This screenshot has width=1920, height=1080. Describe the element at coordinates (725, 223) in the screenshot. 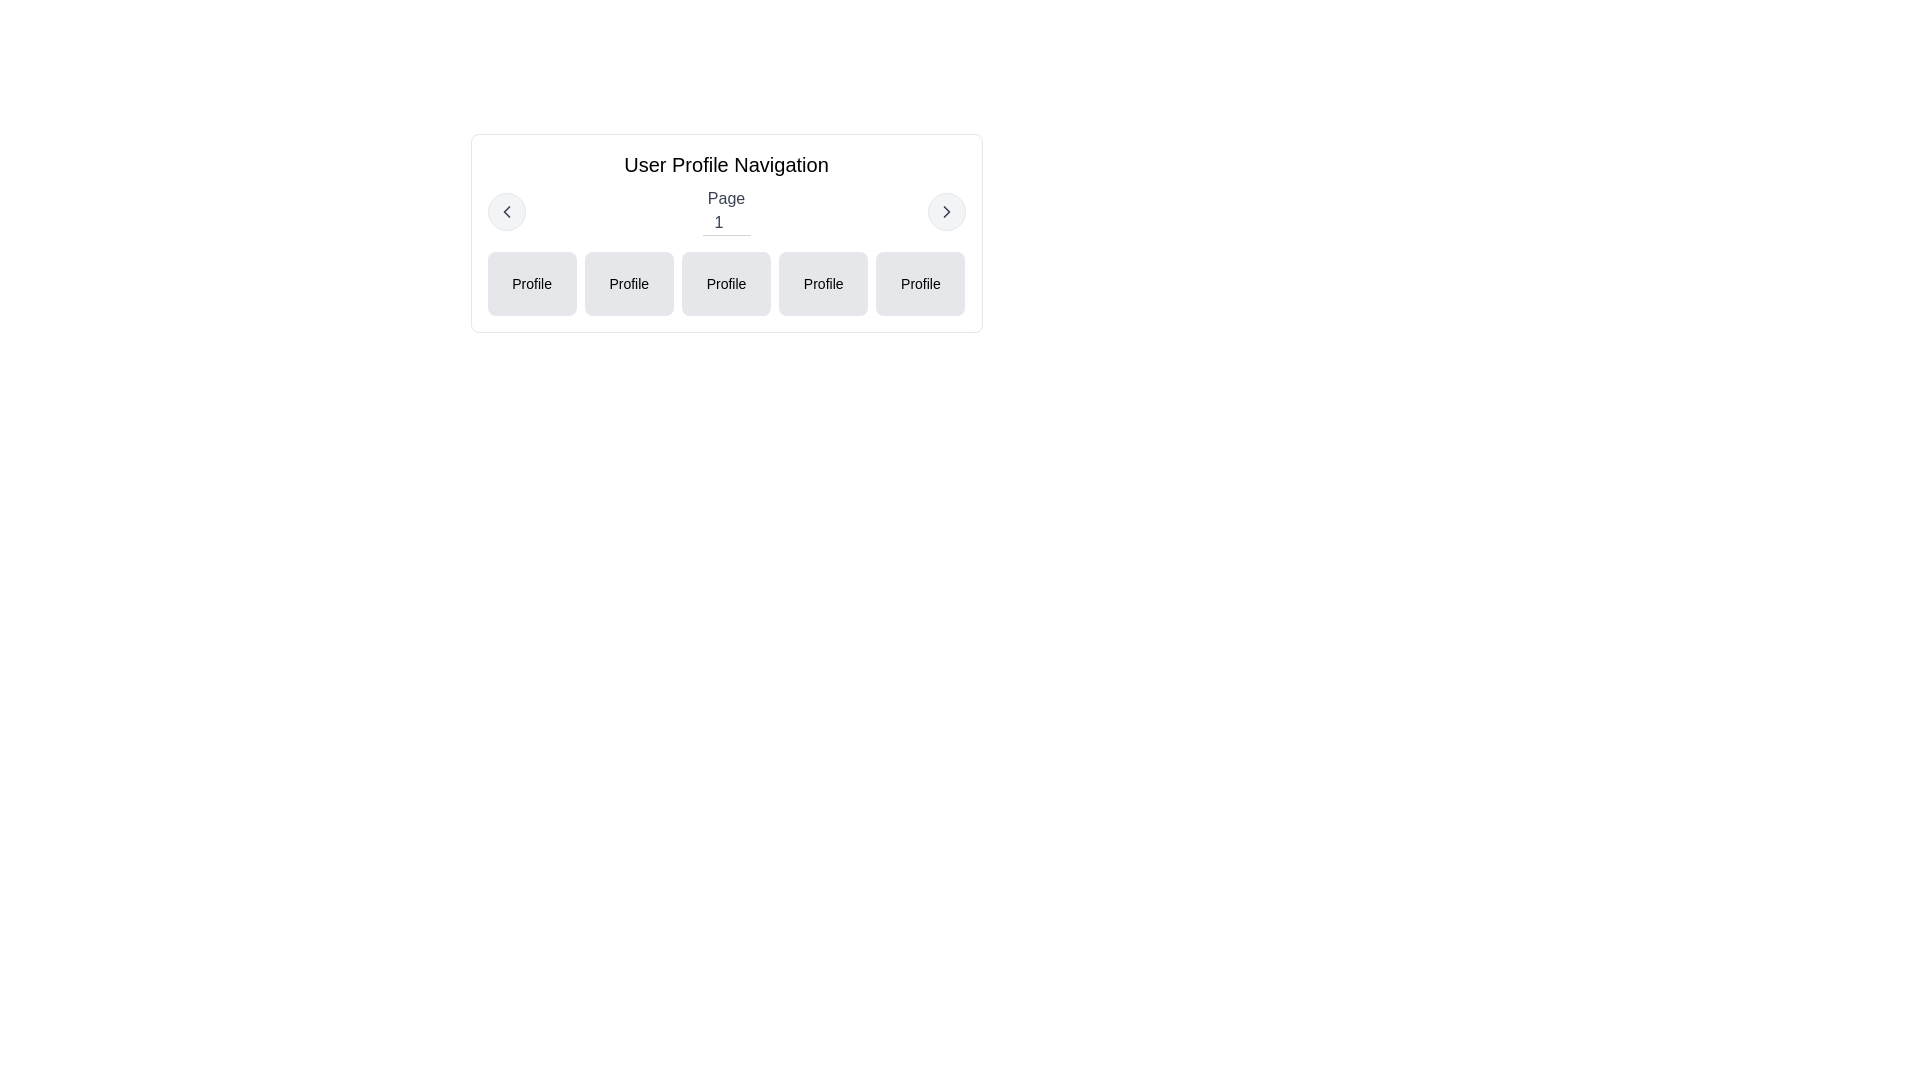

I see `the page number` at that location.